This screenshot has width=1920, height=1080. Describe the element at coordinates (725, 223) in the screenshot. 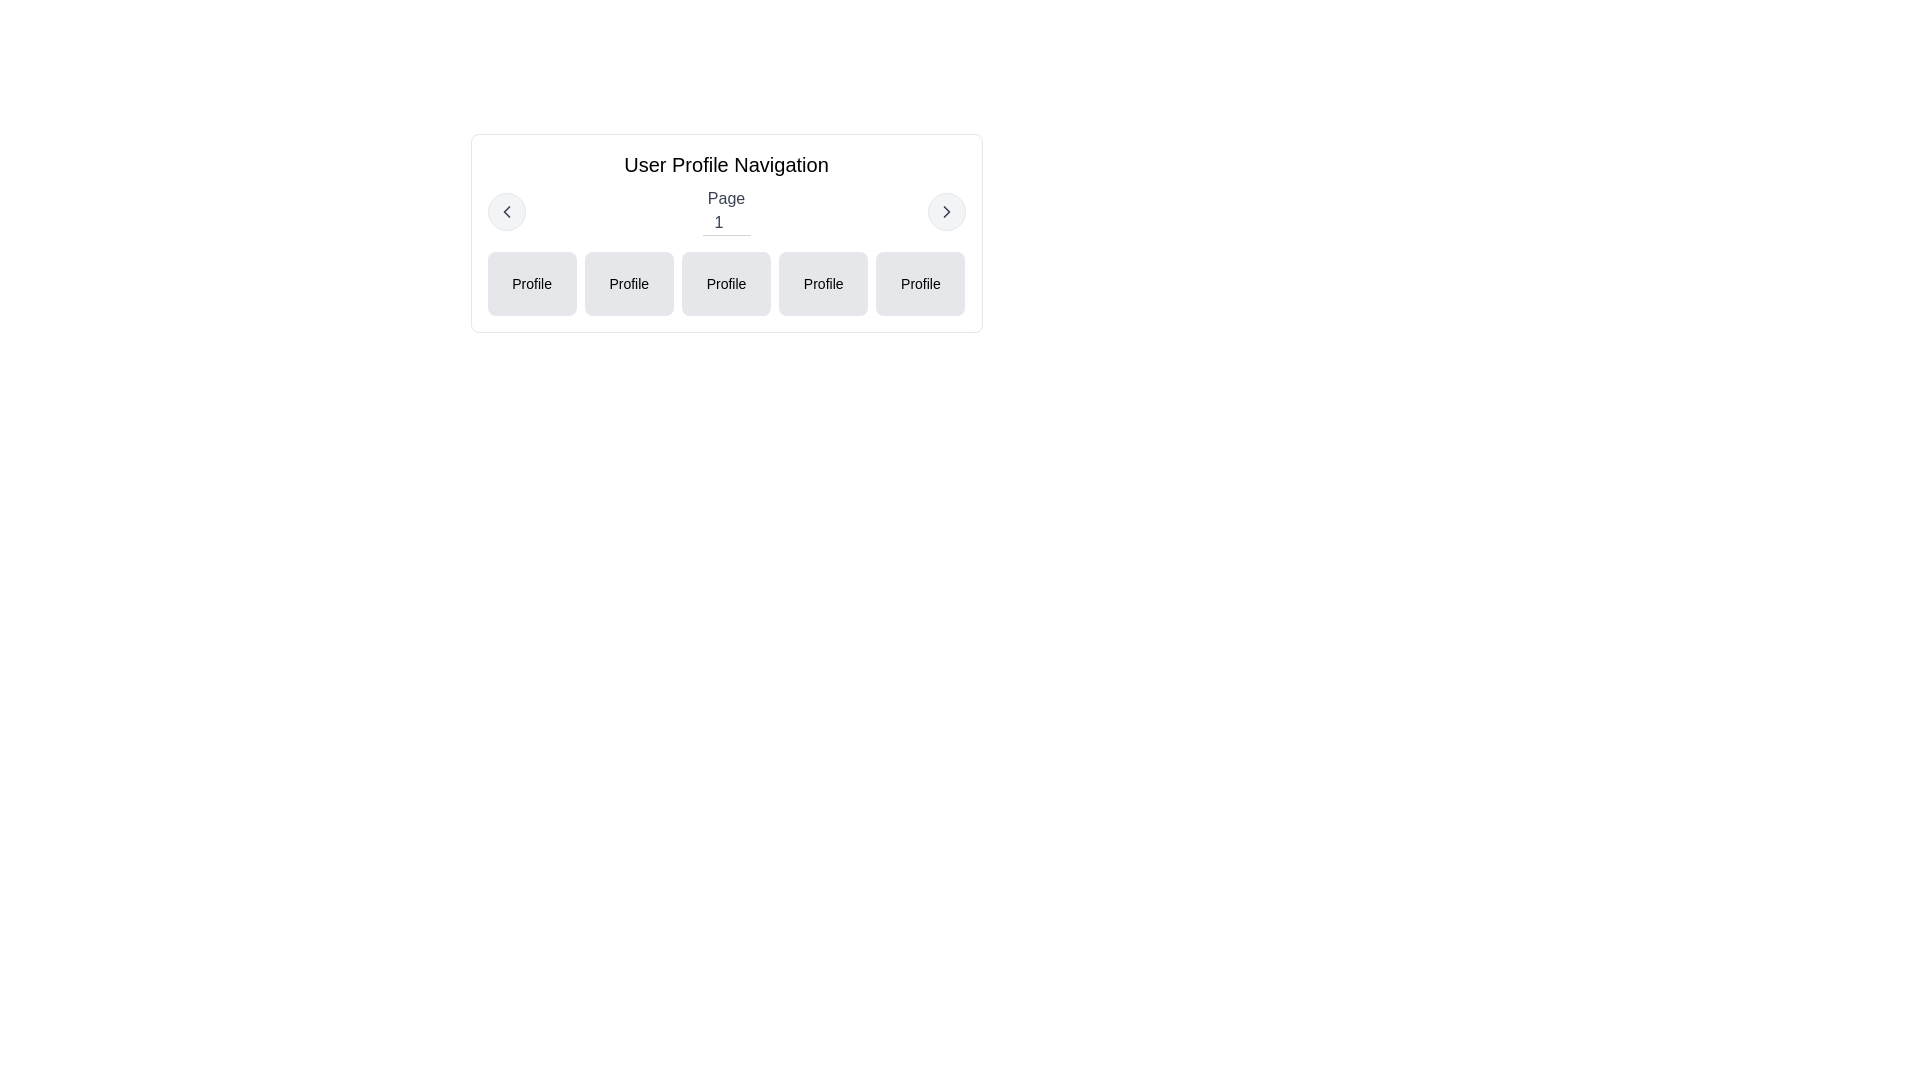

I see `the page number` at that location.